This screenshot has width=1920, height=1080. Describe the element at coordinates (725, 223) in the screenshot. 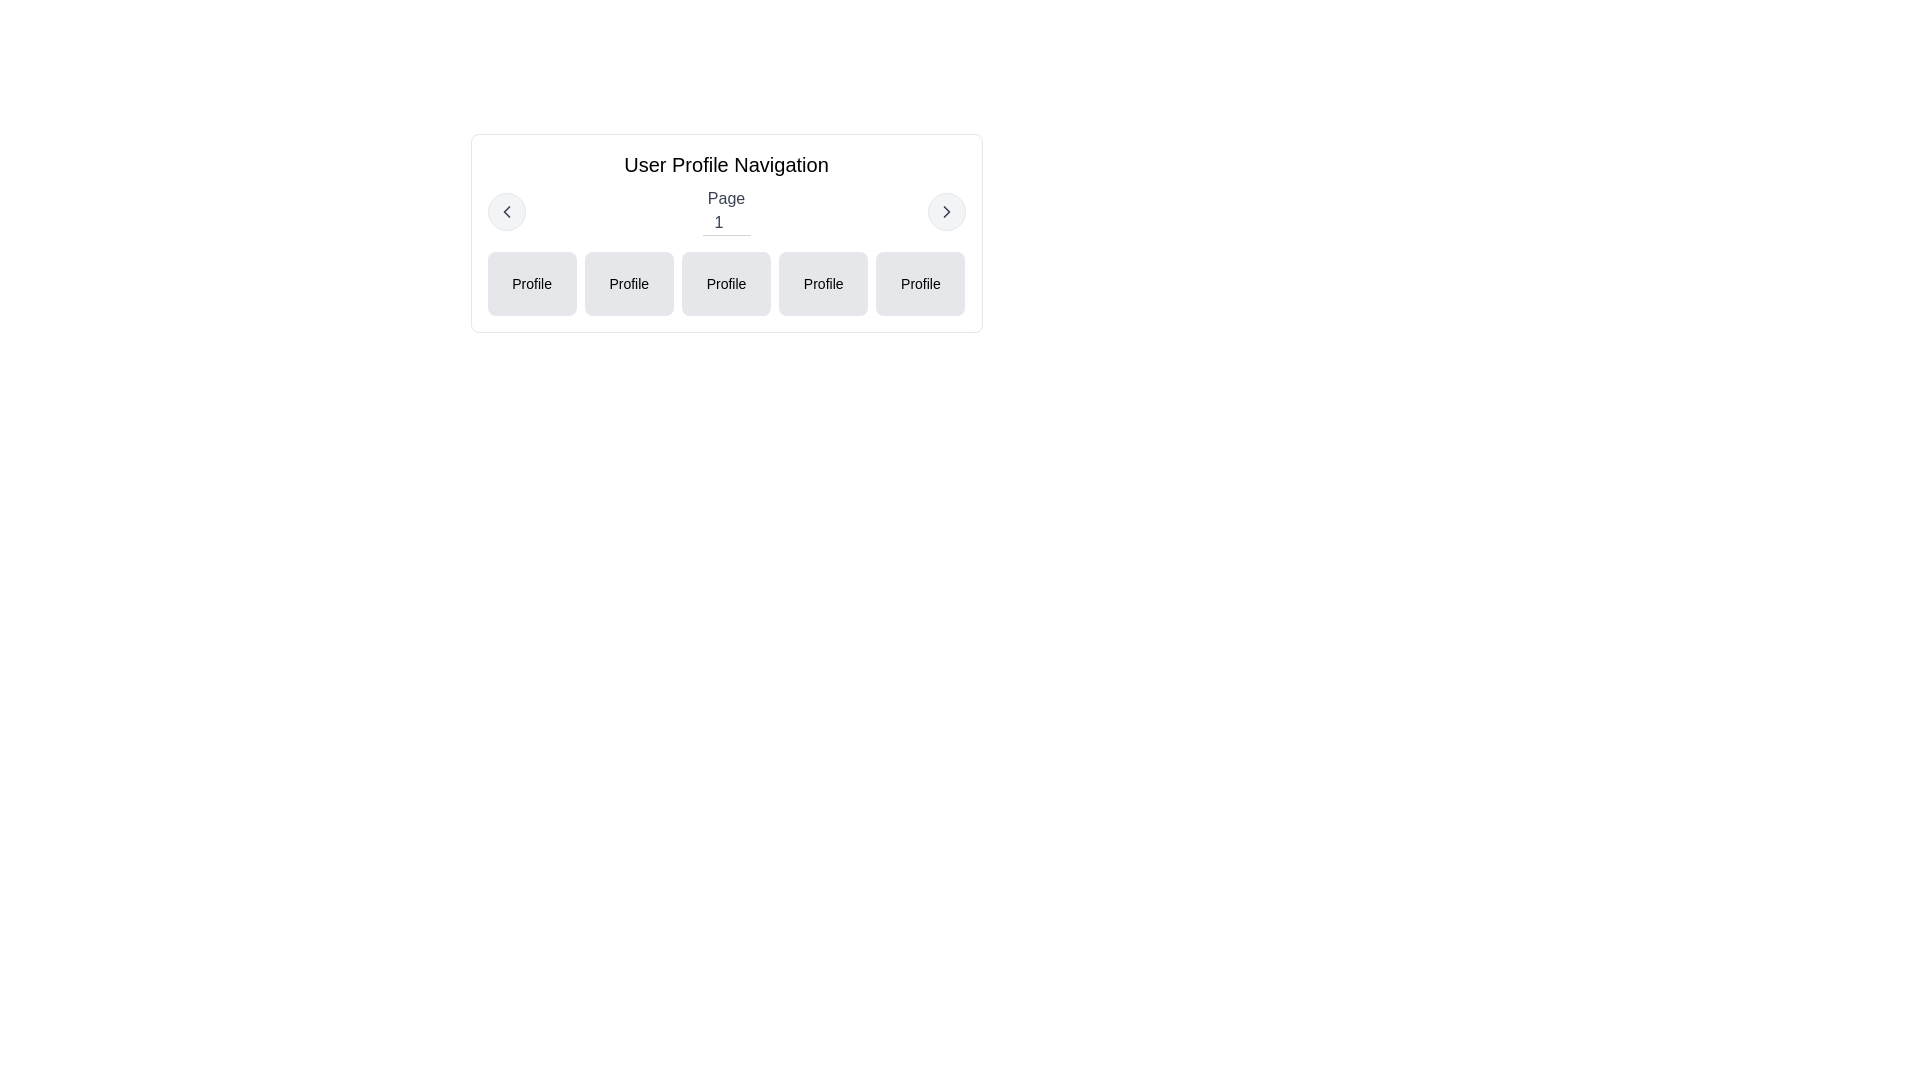

I see `the page number` at that location.